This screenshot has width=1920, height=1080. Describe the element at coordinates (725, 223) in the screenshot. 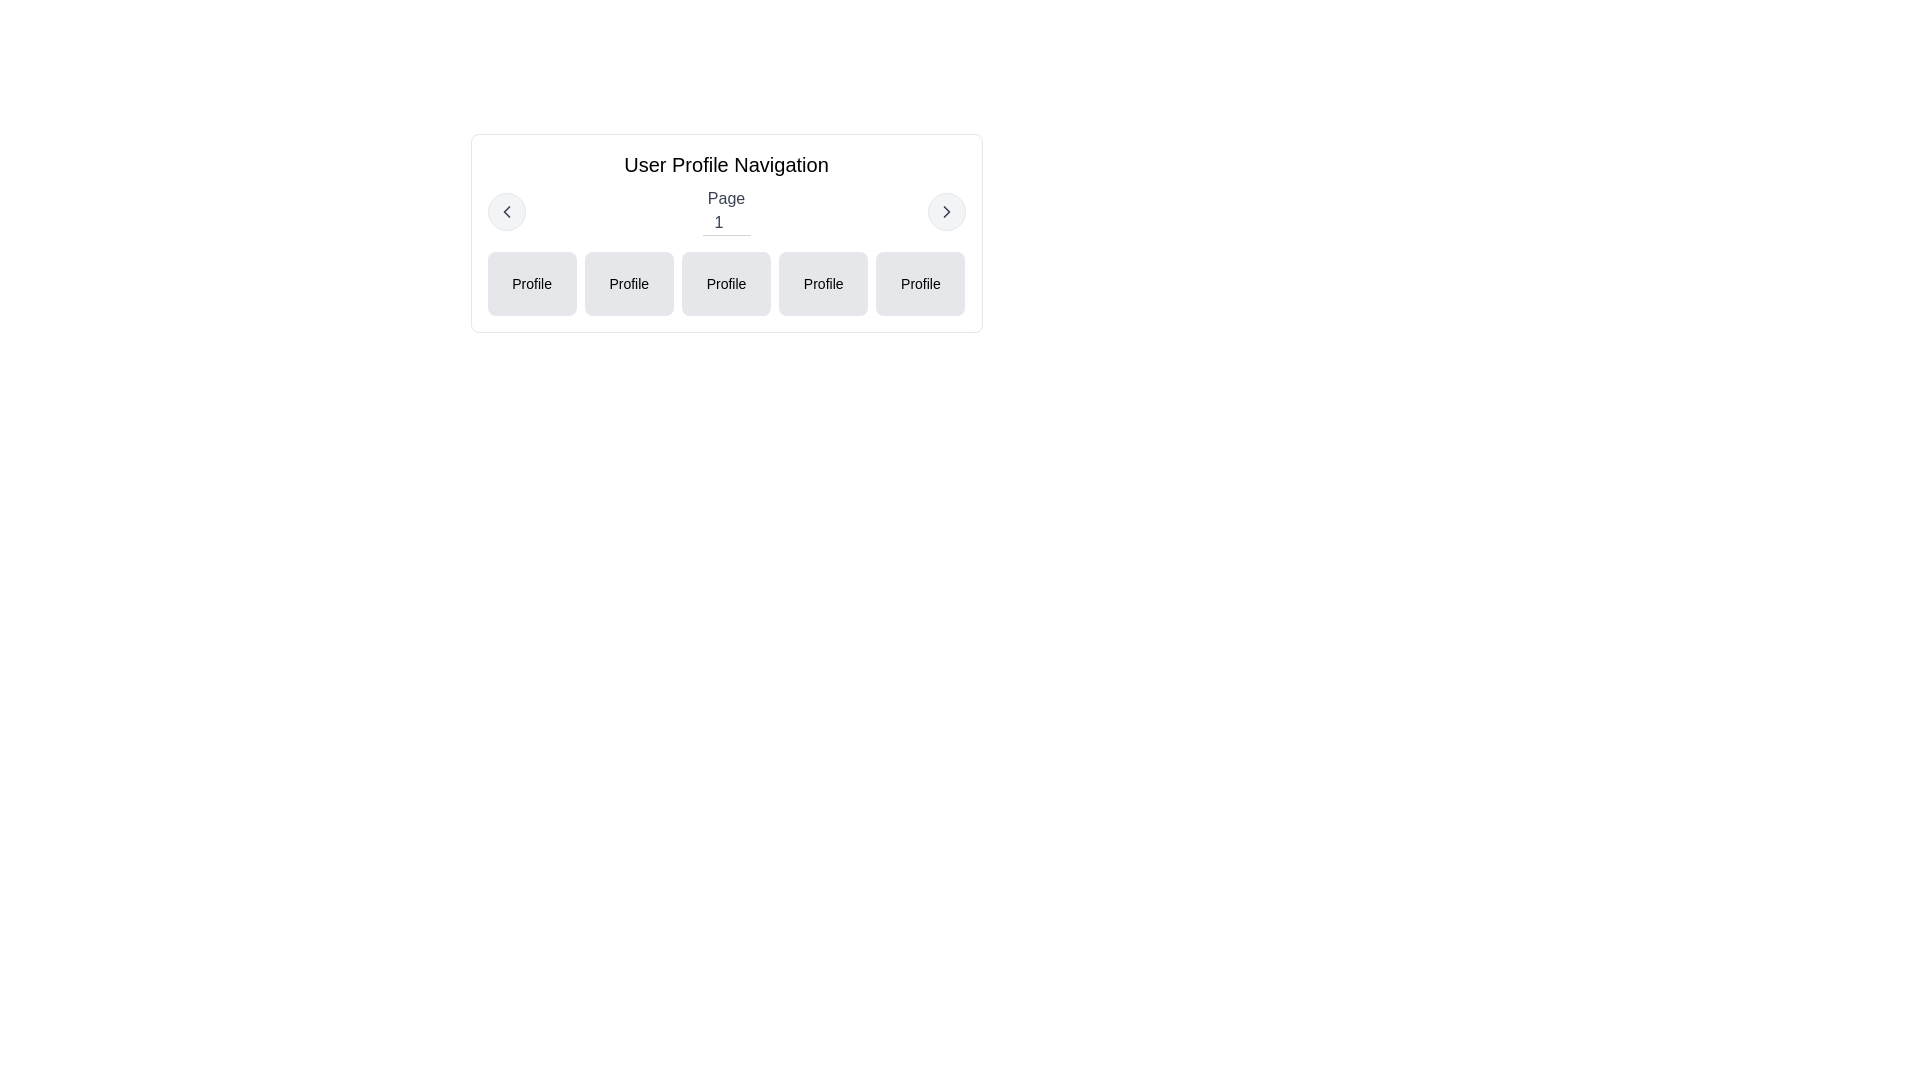

I see `the page number` at that location.